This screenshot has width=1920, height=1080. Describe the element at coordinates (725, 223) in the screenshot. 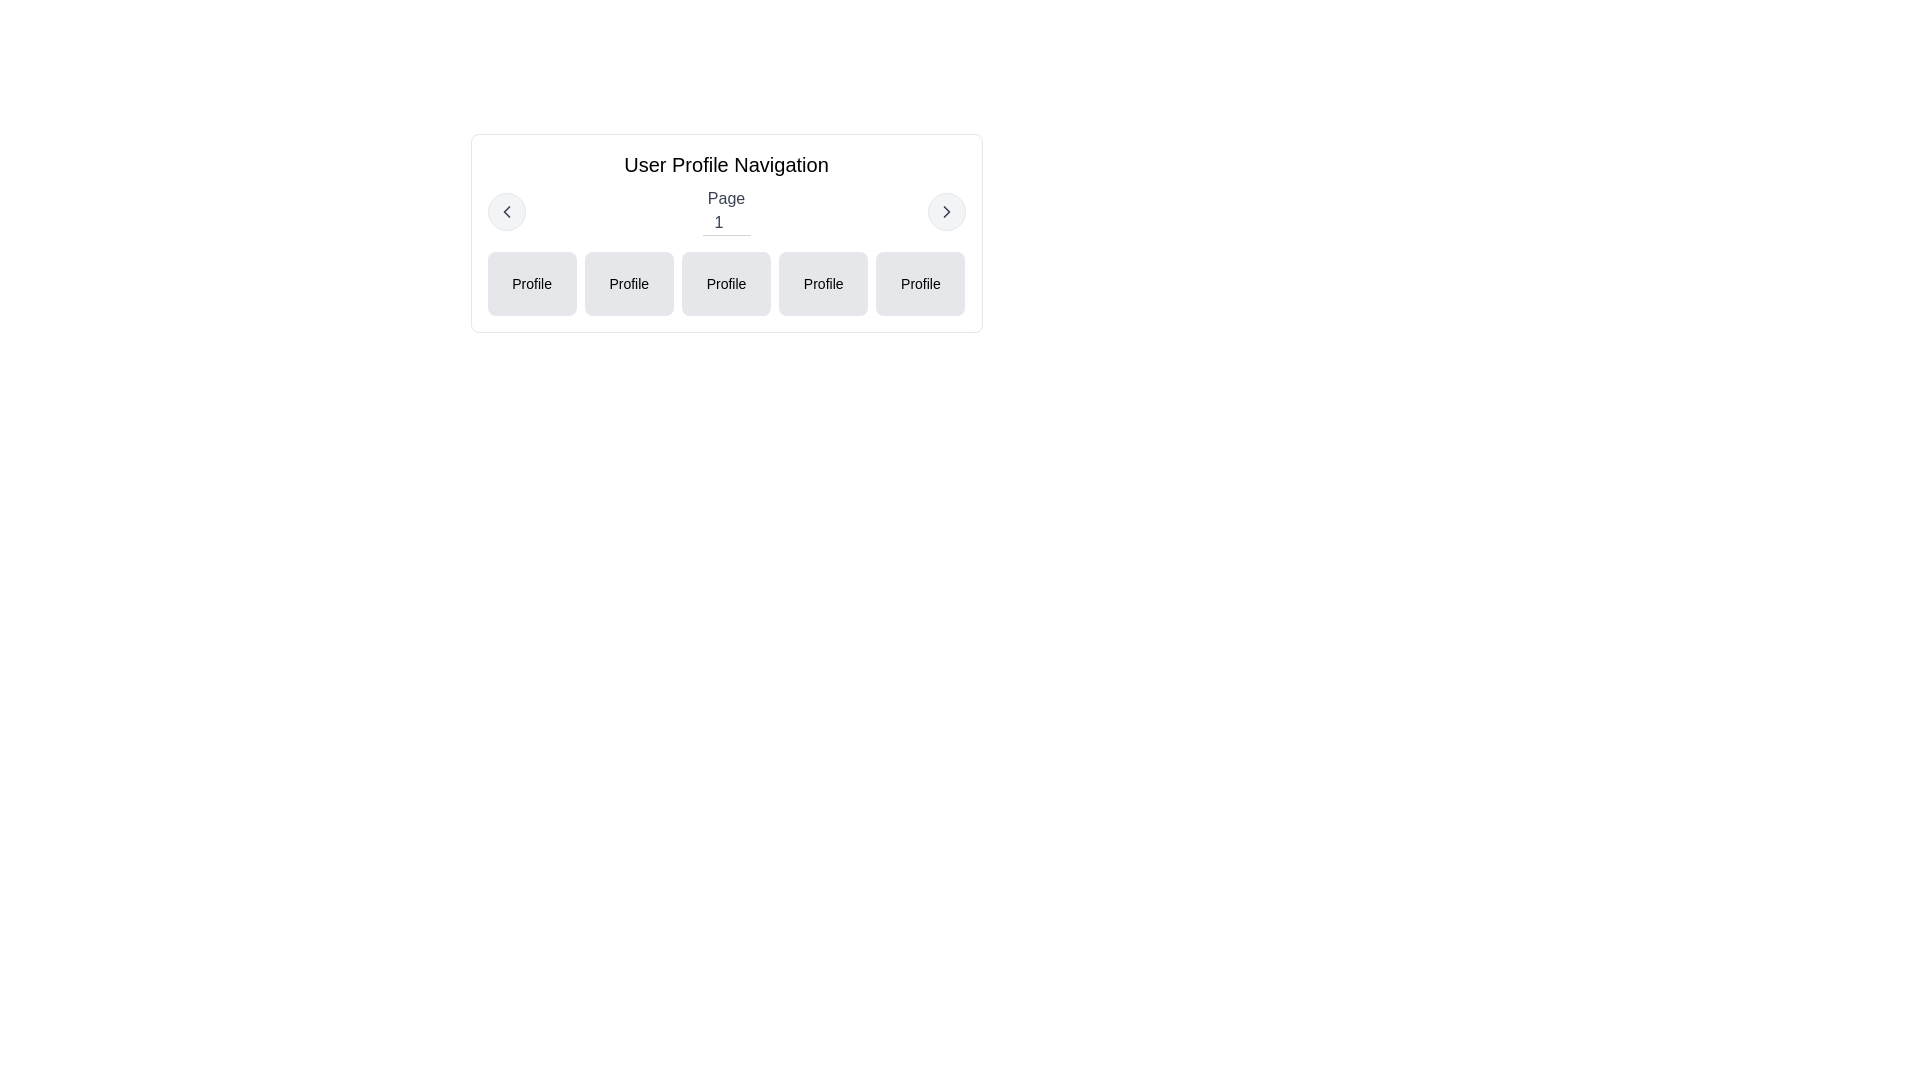

I see `the page number` at that location.